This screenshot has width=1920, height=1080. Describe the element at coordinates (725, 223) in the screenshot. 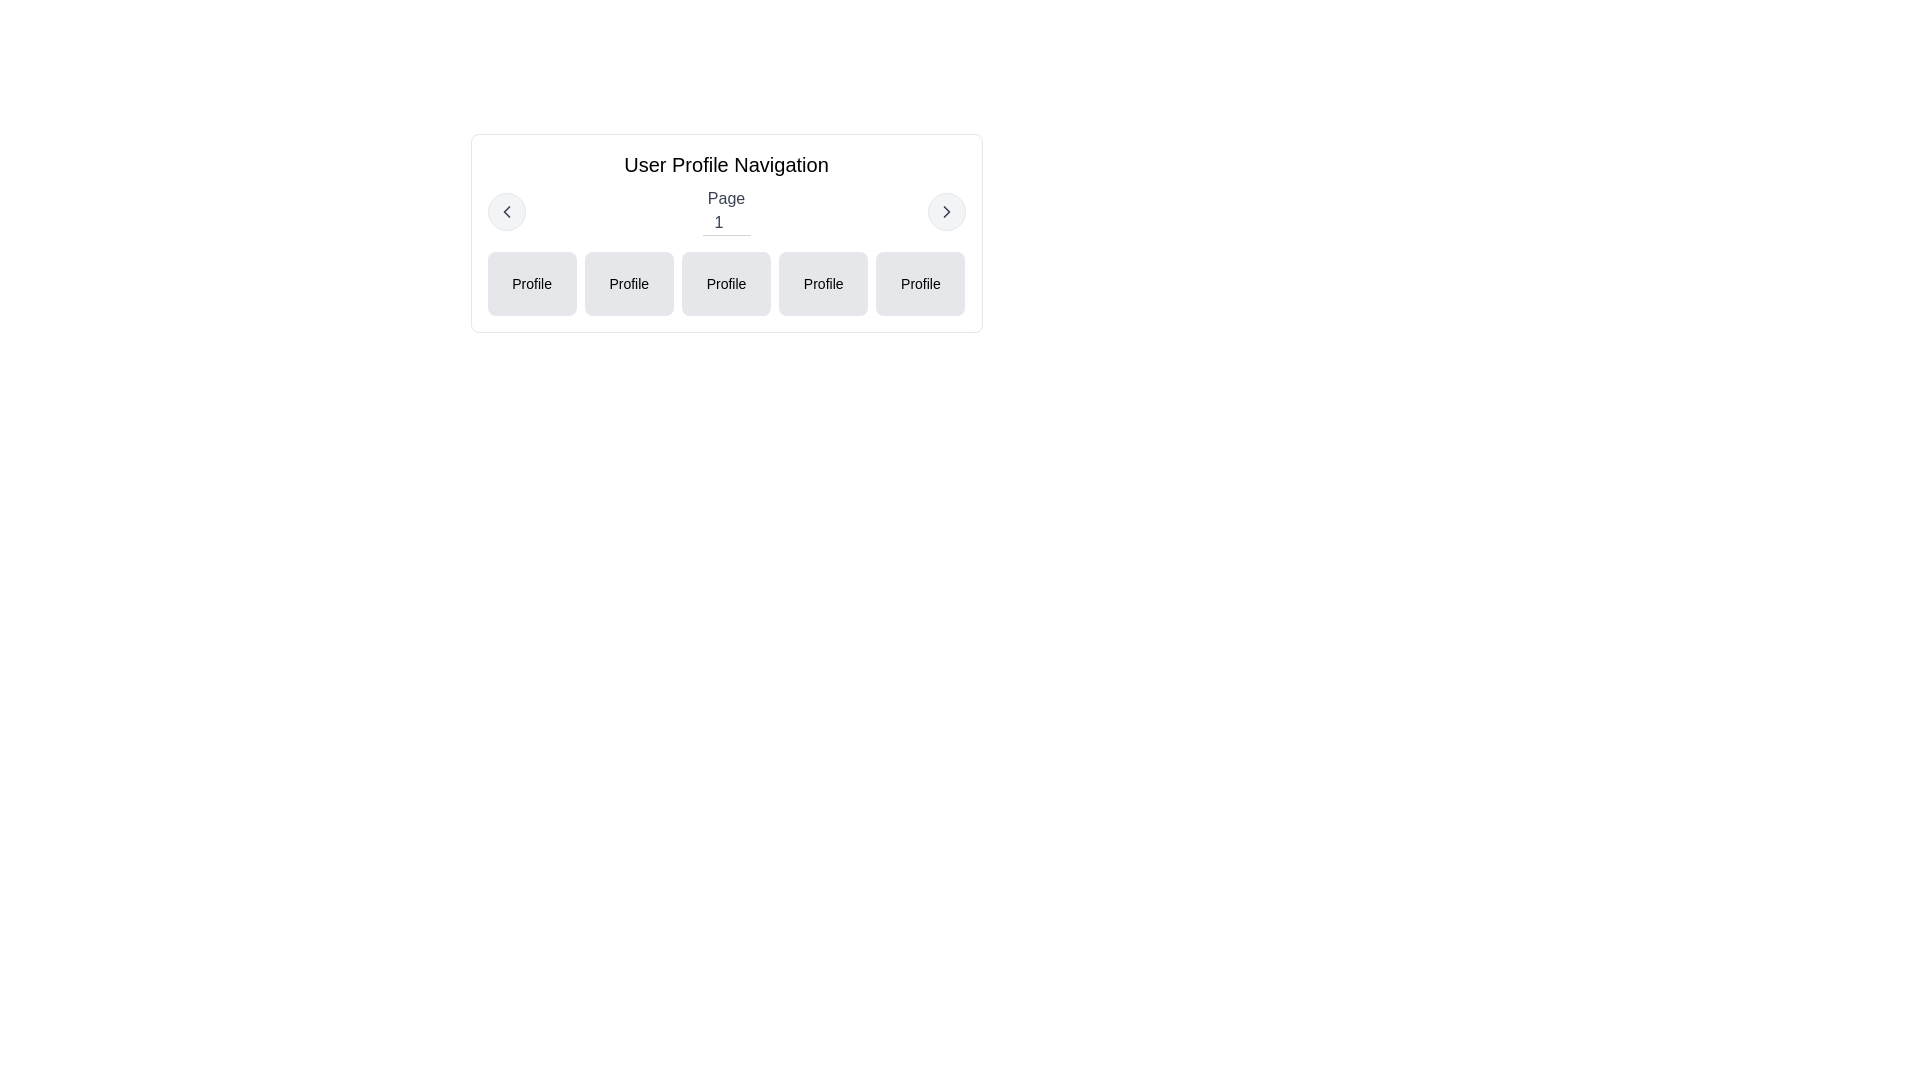

I see `the page number` at that location.